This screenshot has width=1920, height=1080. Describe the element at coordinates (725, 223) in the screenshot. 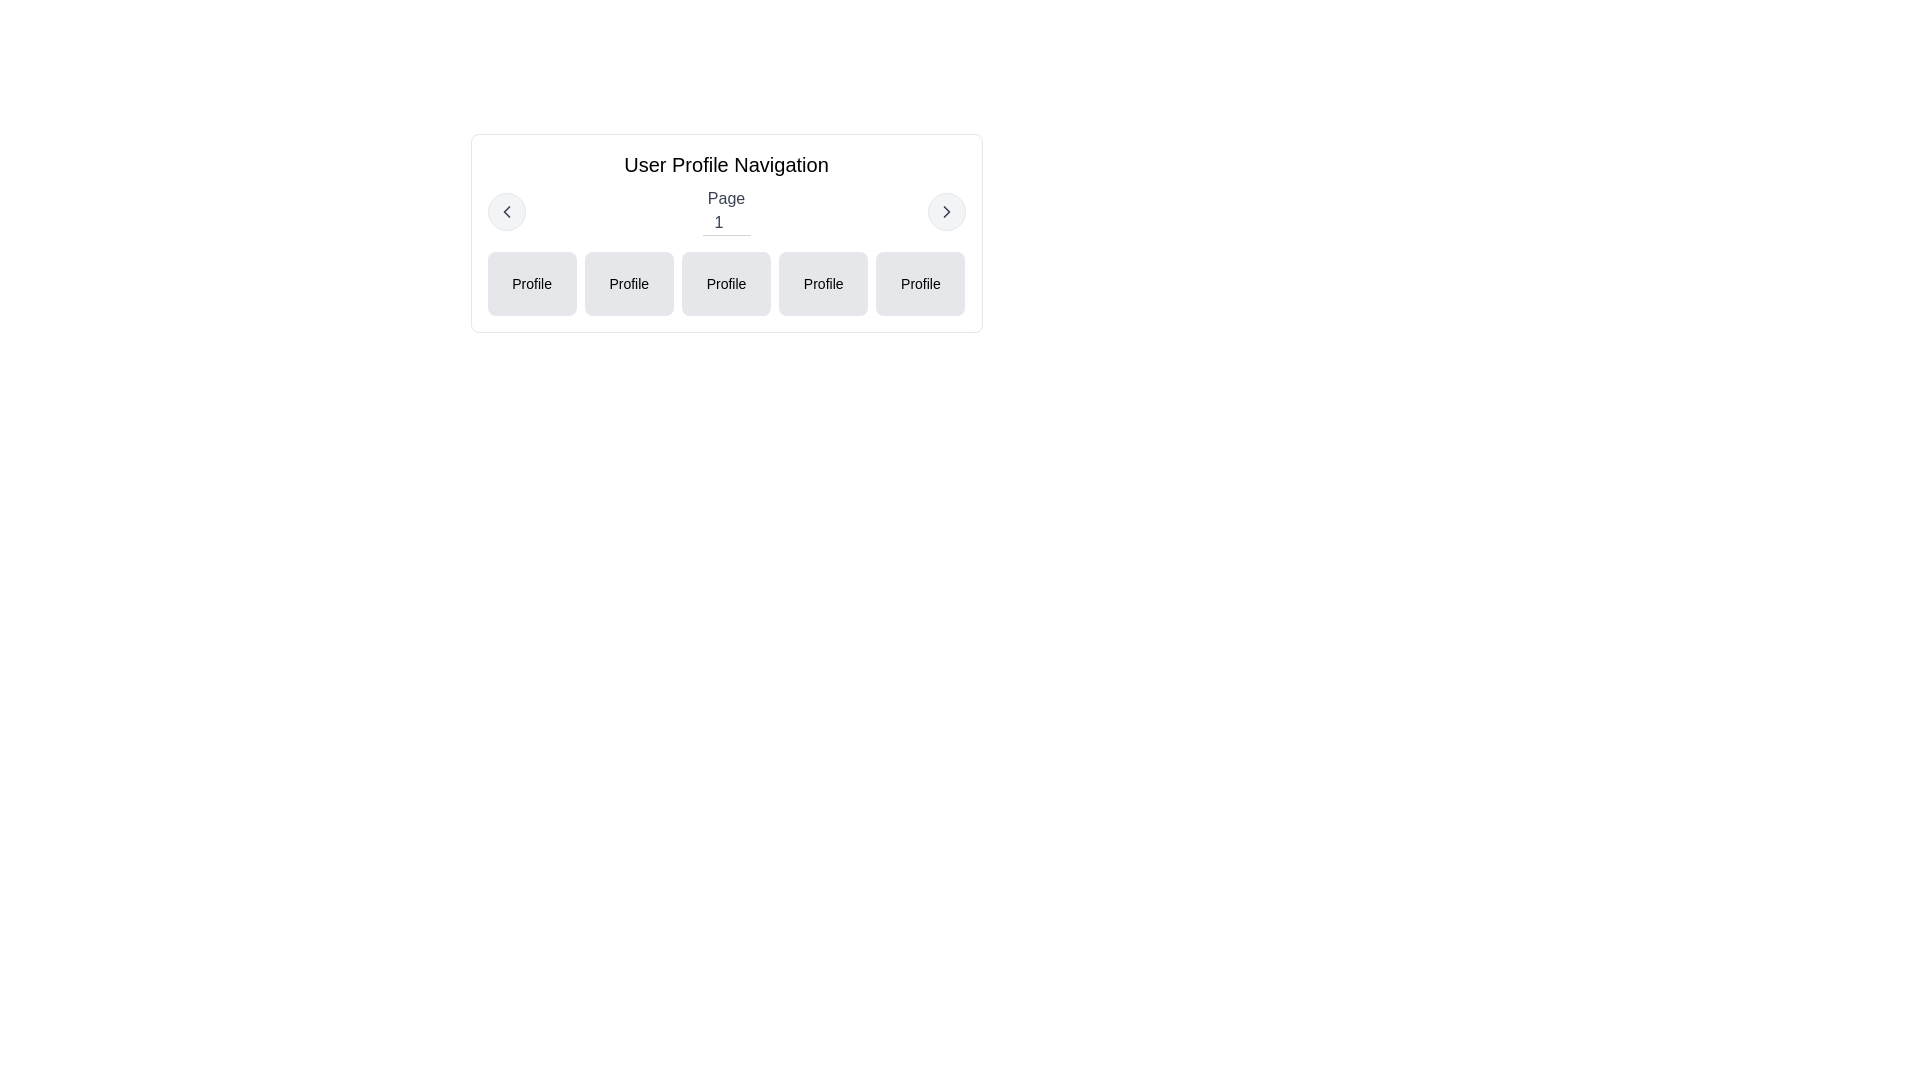

I see `the page number` at that location.